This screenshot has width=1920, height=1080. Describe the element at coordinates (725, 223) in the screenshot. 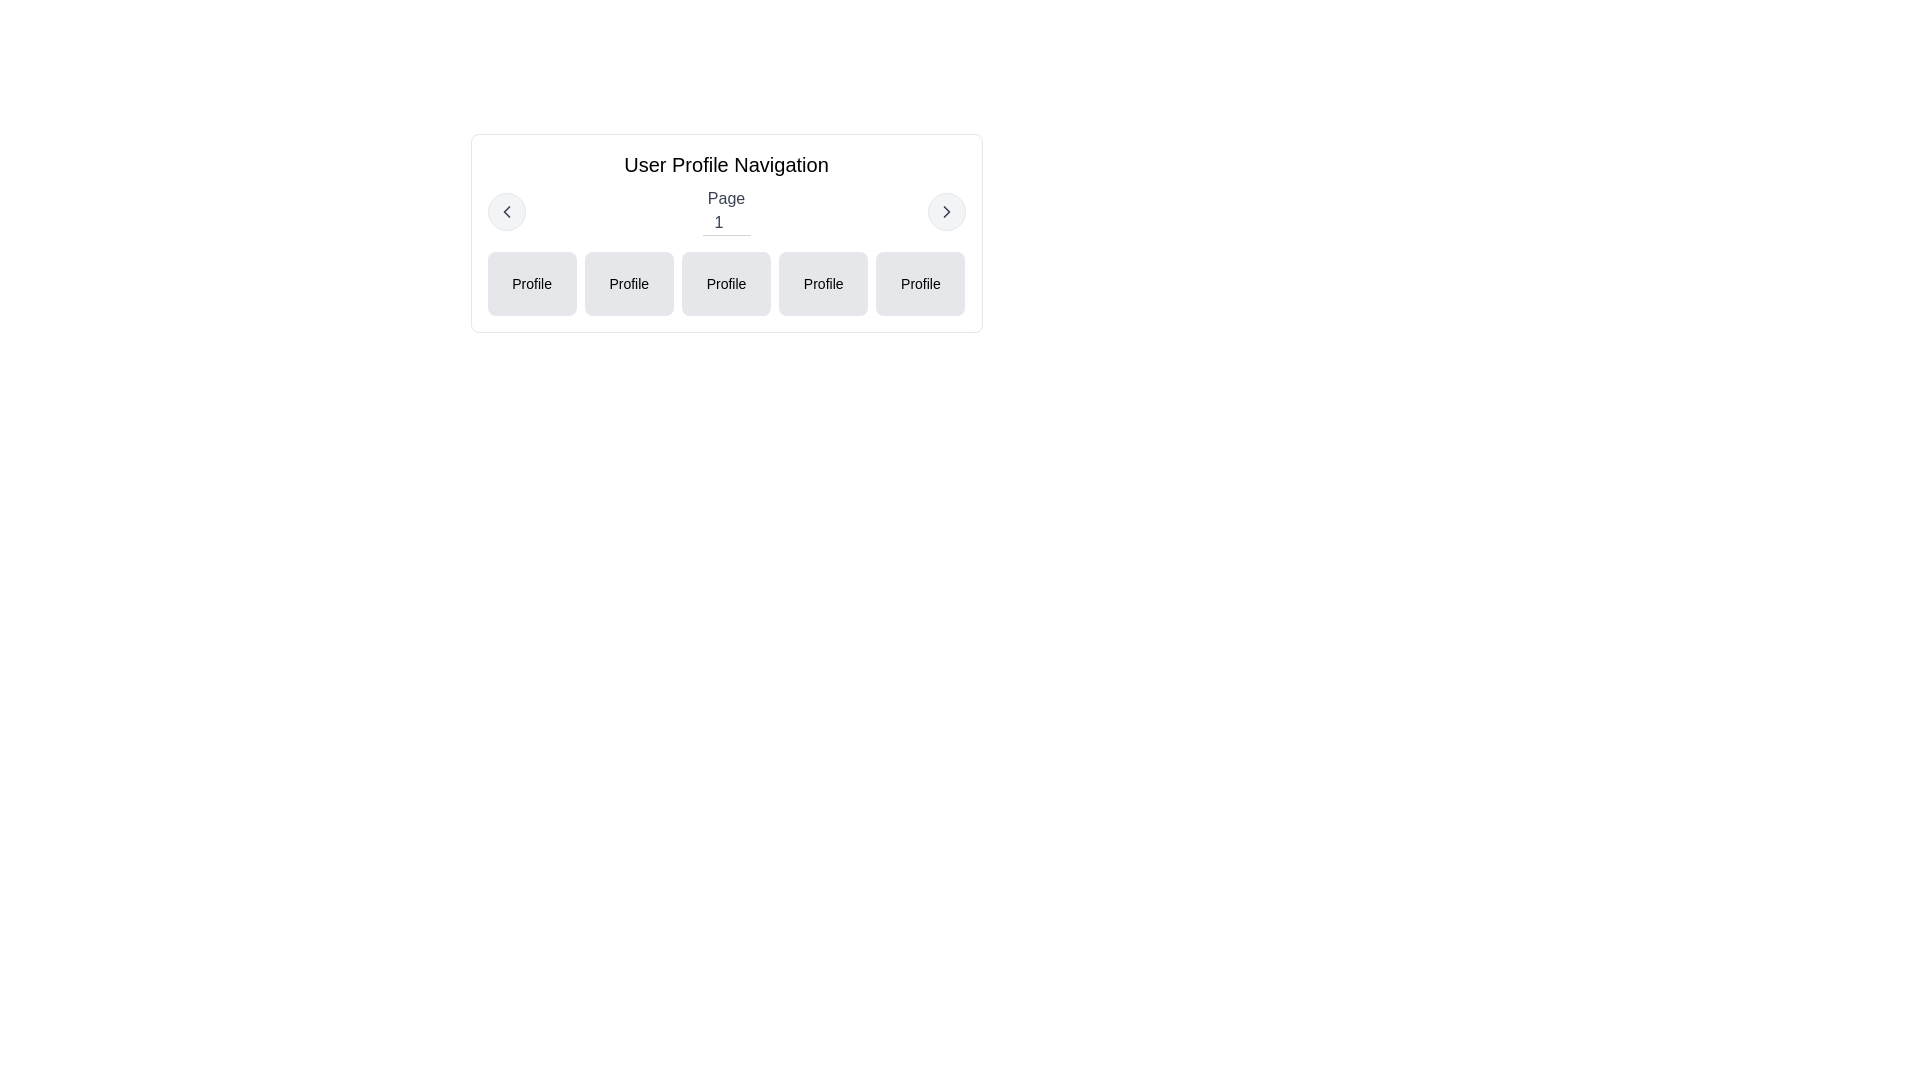

I see `the page number` at that location.